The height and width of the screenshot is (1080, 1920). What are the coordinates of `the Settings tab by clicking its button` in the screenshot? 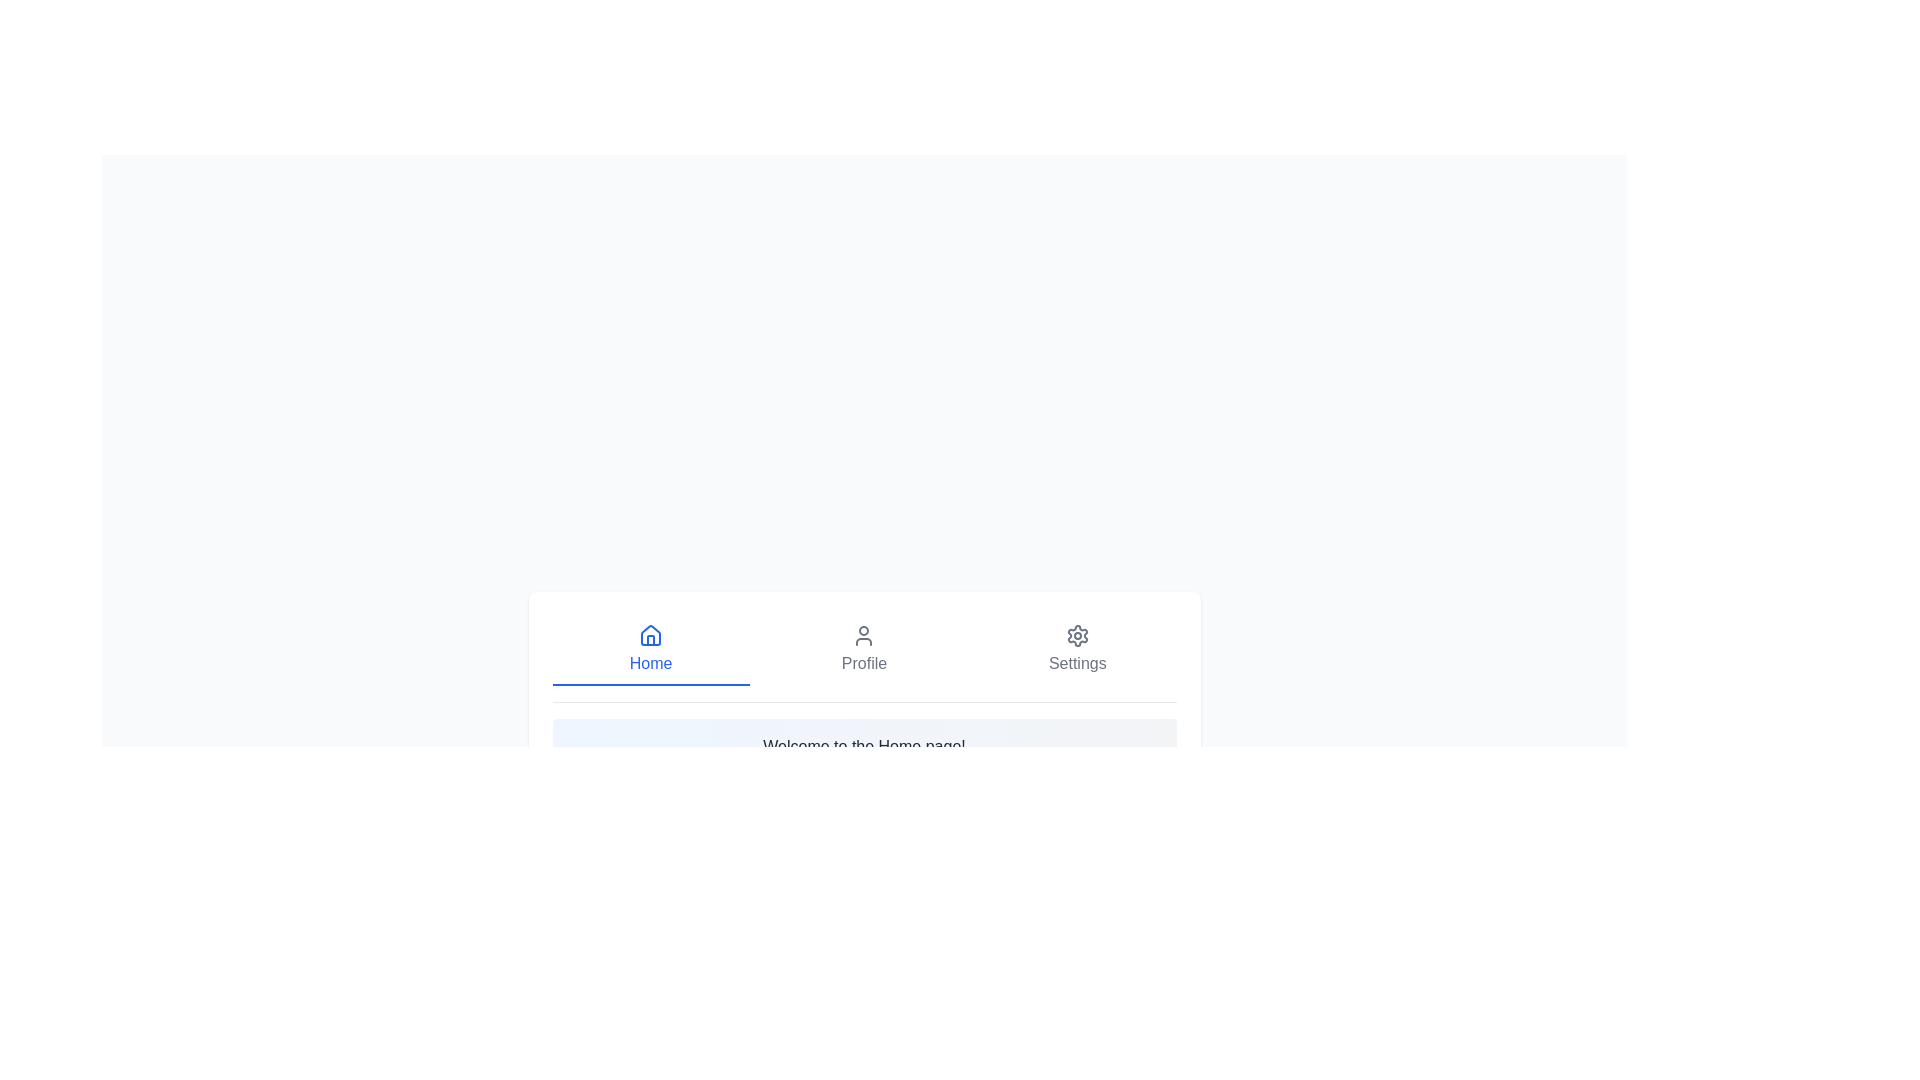 It's located at (1075, 650).